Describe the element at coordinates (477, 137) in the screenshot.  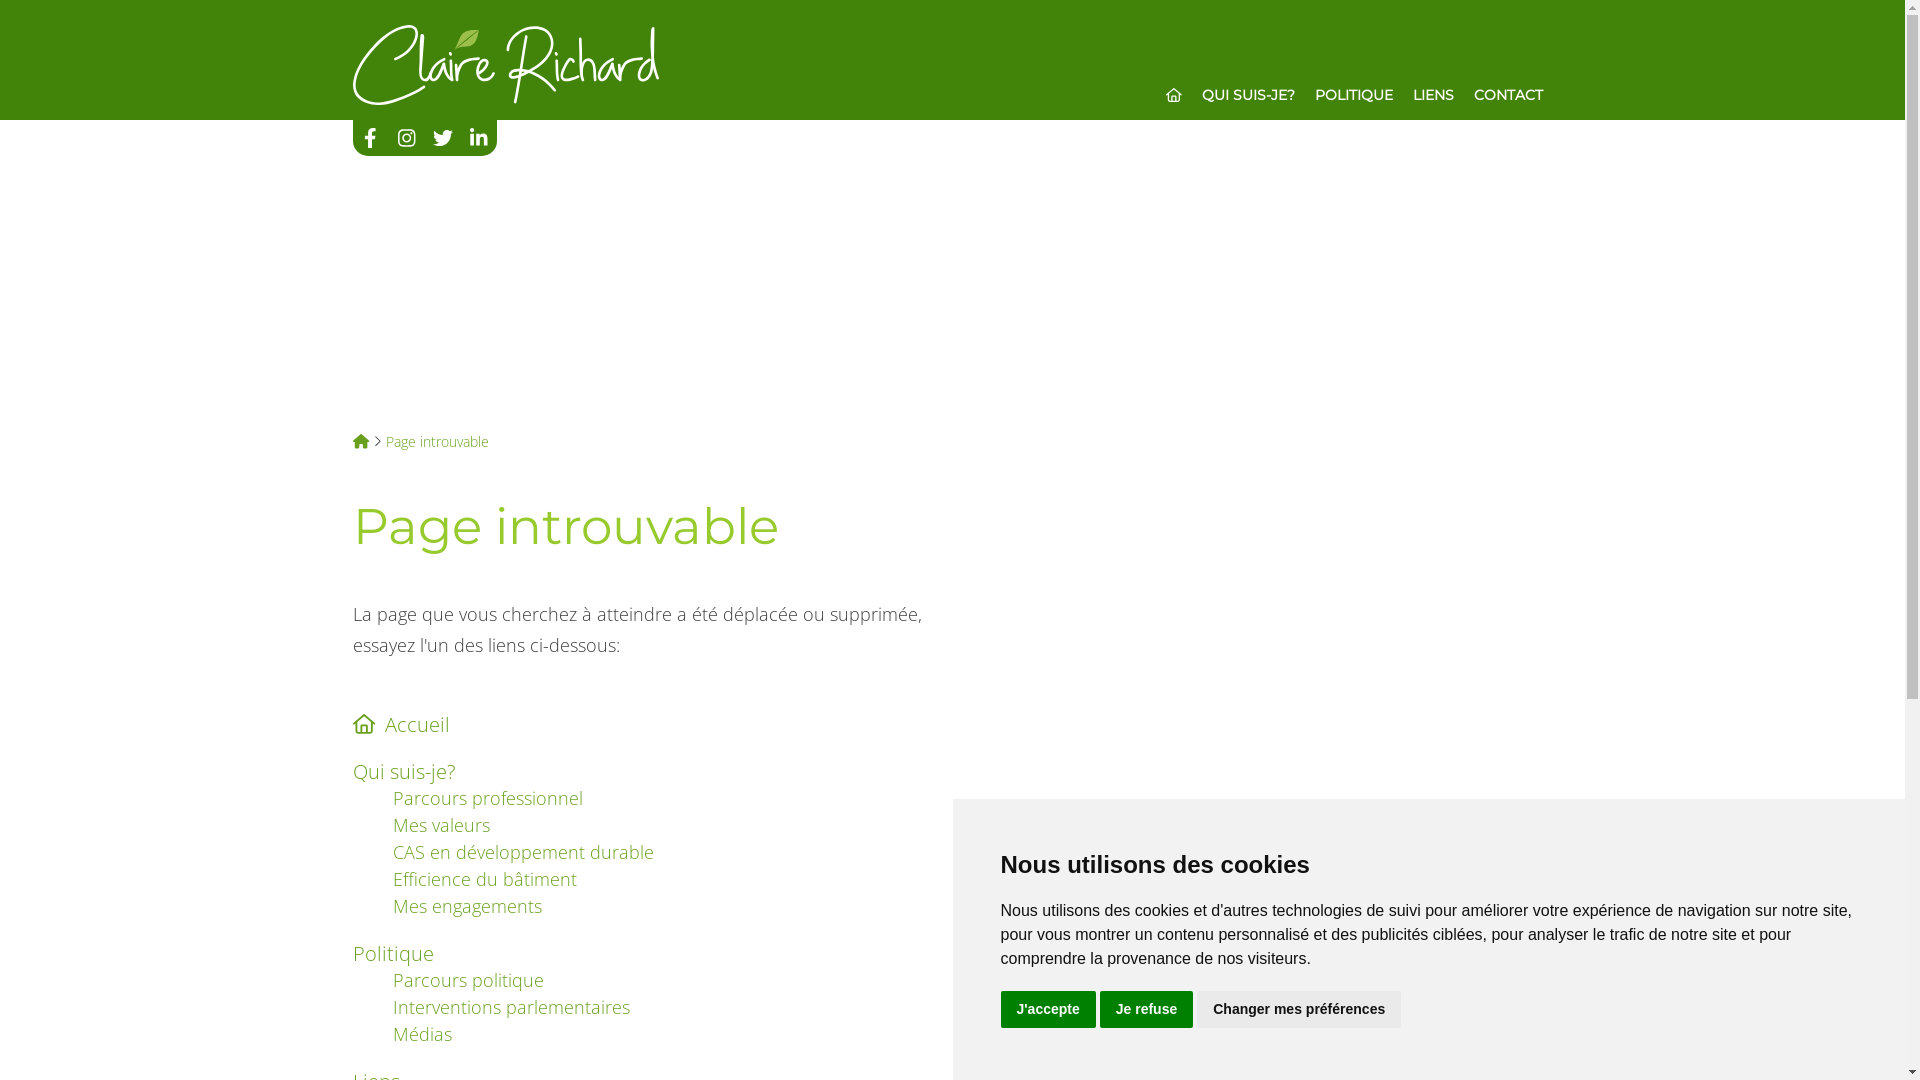
I see `'Nous suivre sur Linkedin'` at that location.